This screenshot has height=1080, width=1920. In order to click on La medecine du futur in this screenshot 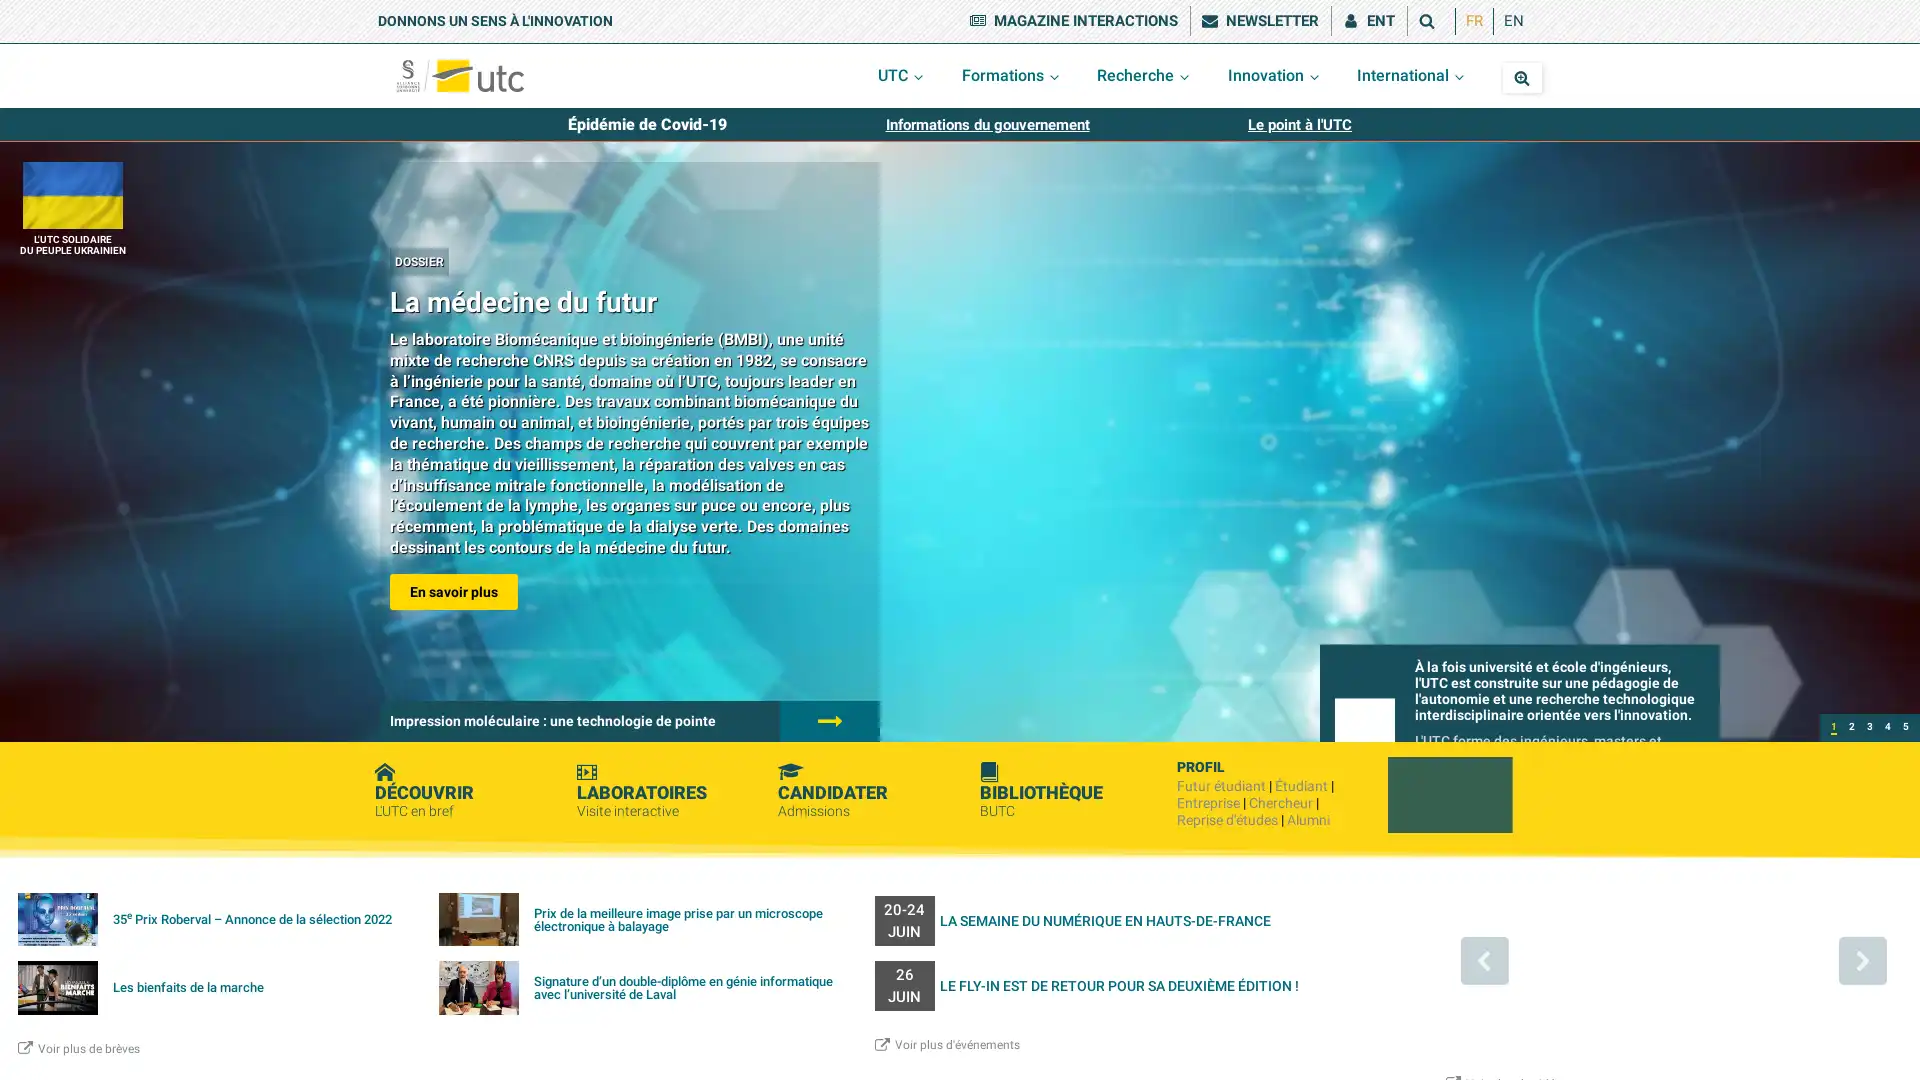, I will do `click(1833, 728)`.